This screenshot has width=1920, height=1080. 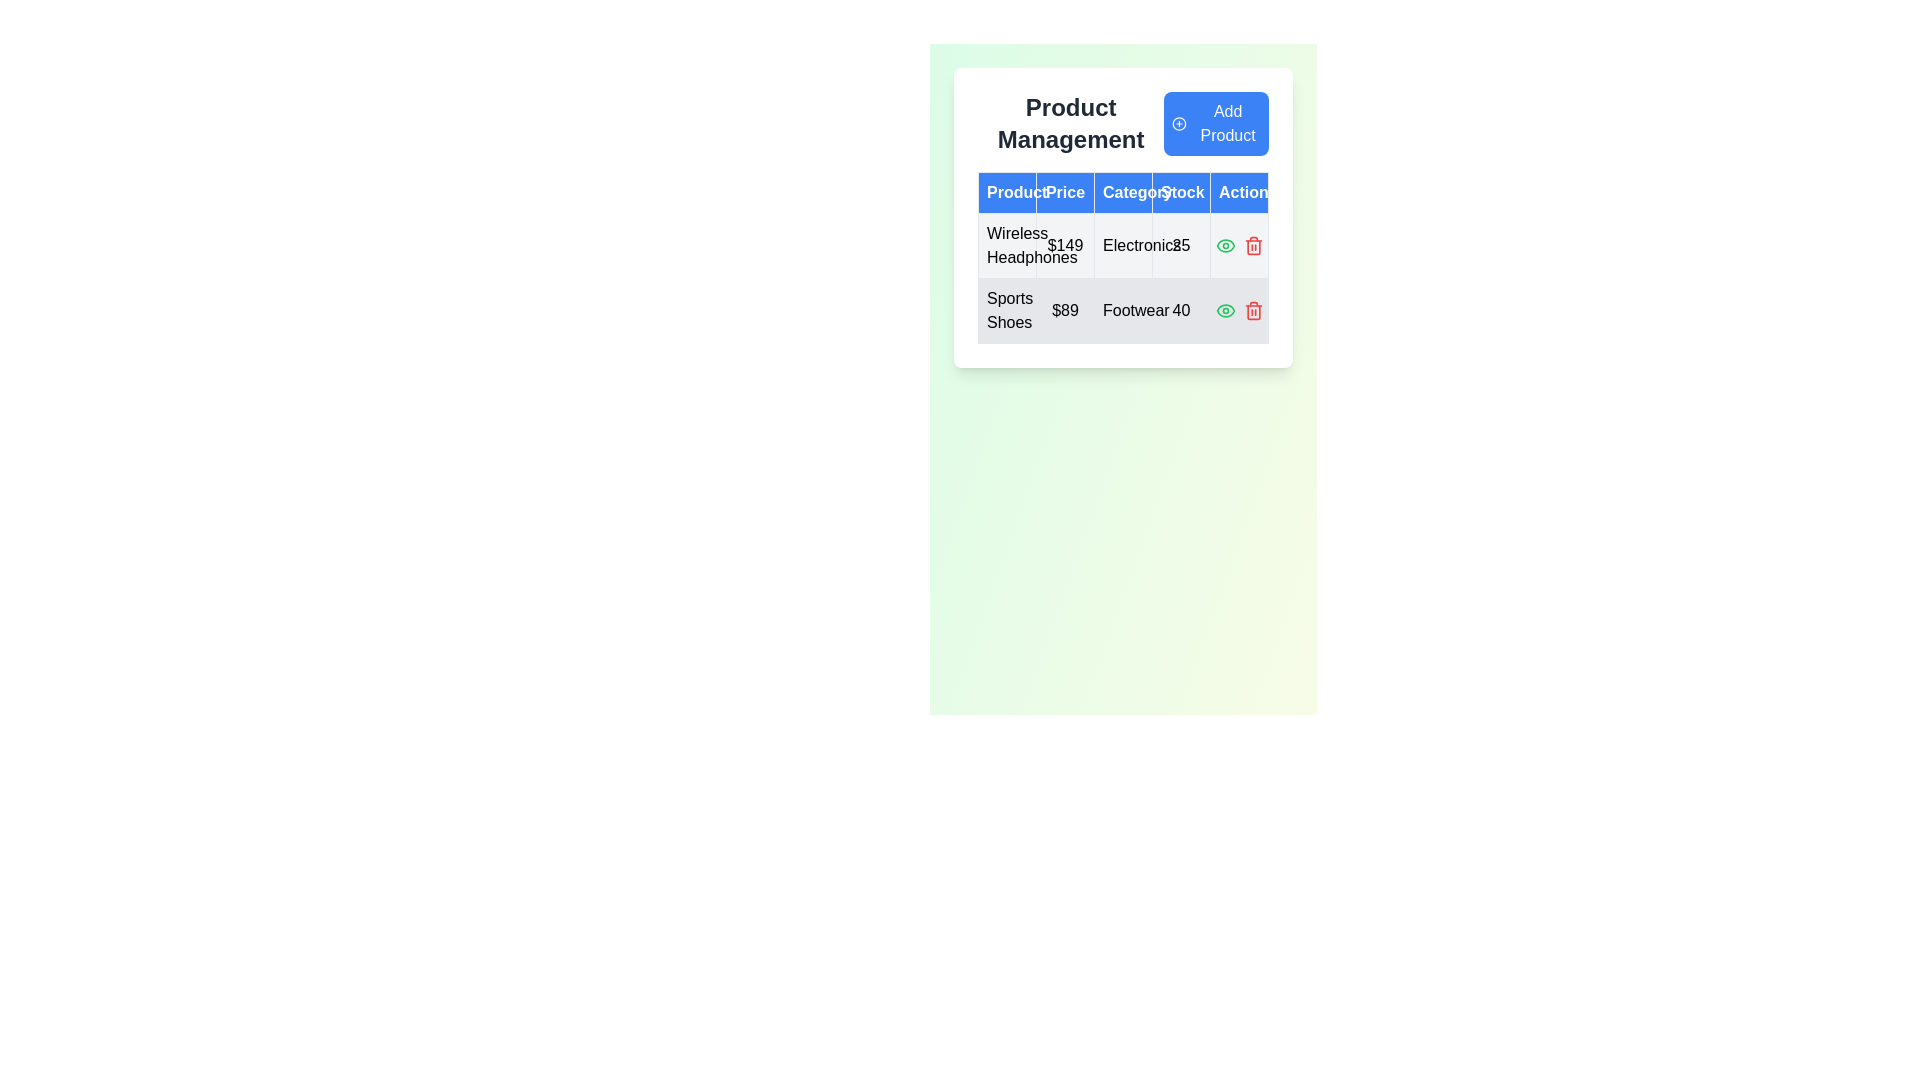 I want to click on the 'Category' column in the table, which is the third column located between the 'Price' and 'Stock' columns, so click(x=1123, y=218).